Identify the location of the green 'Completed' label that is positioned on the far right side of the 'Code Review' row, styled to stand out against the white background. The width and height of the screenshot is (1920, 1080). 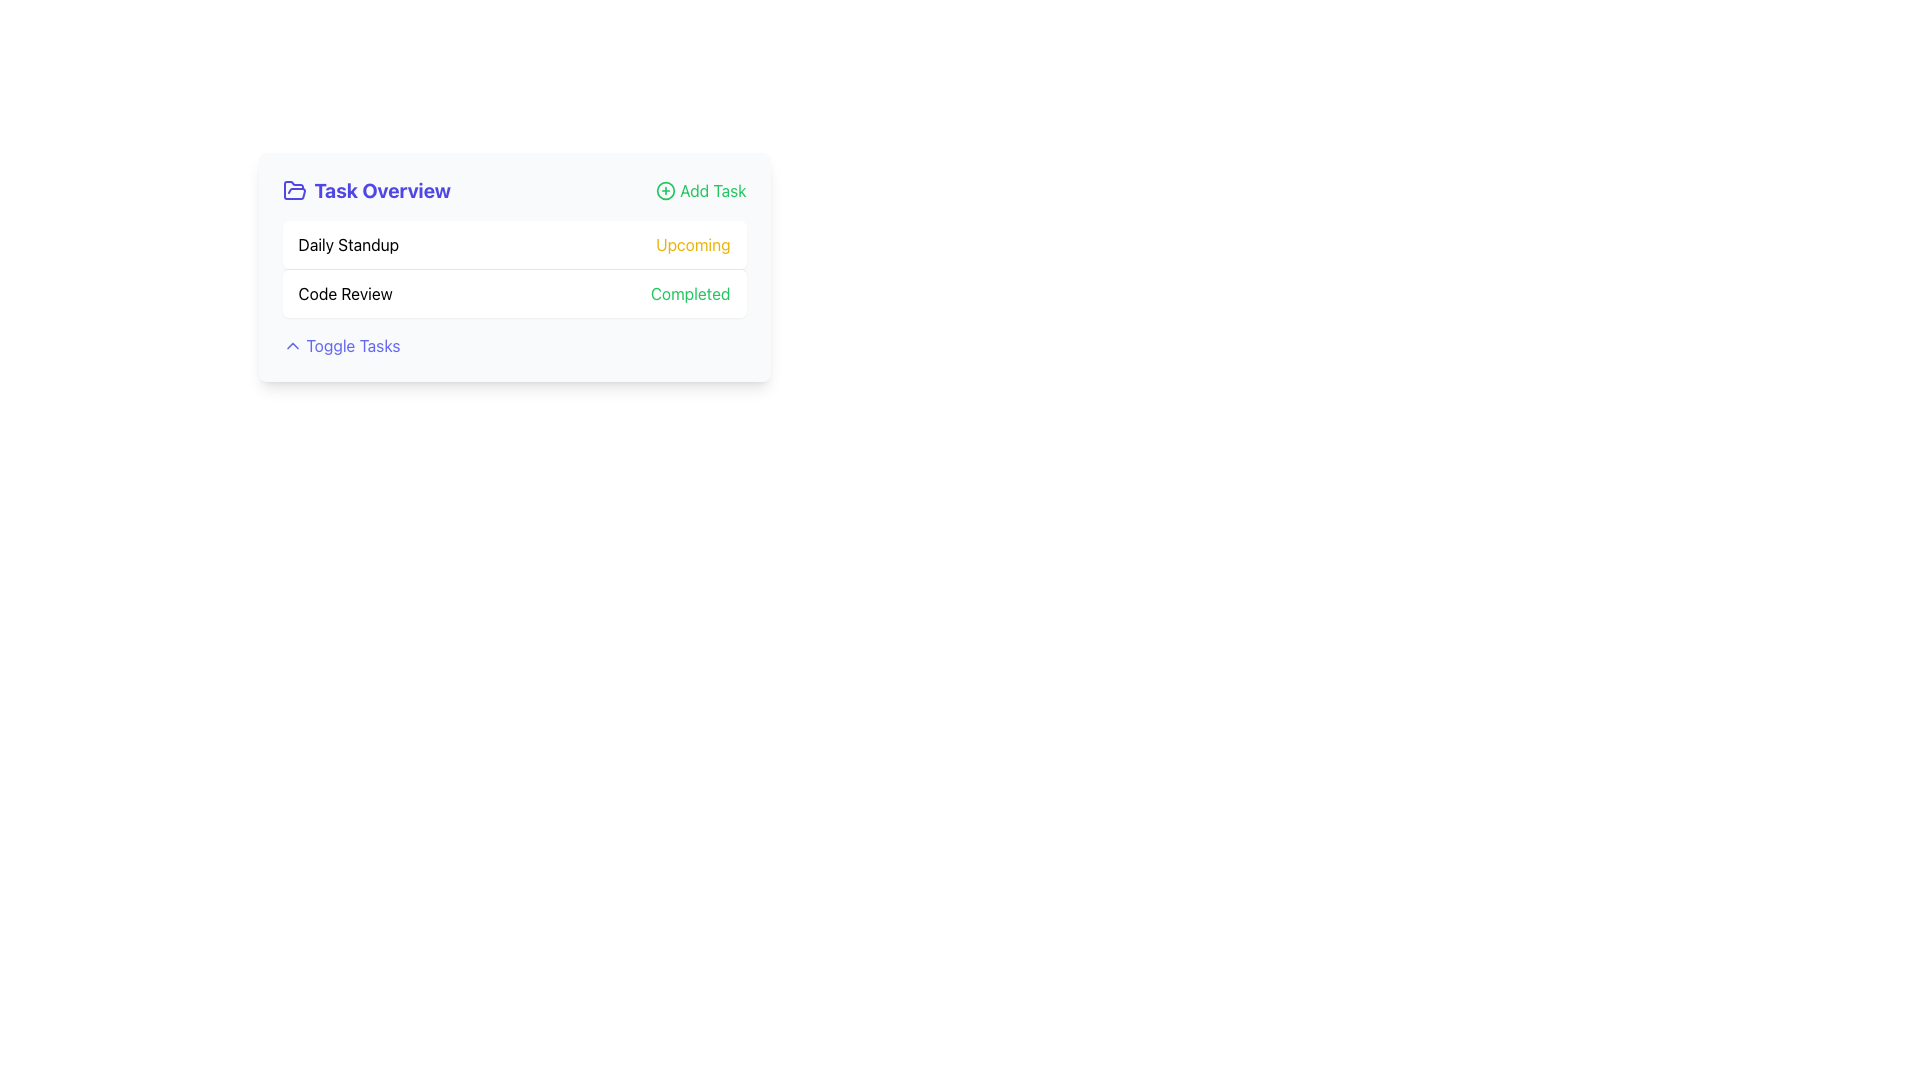
(690, 293).